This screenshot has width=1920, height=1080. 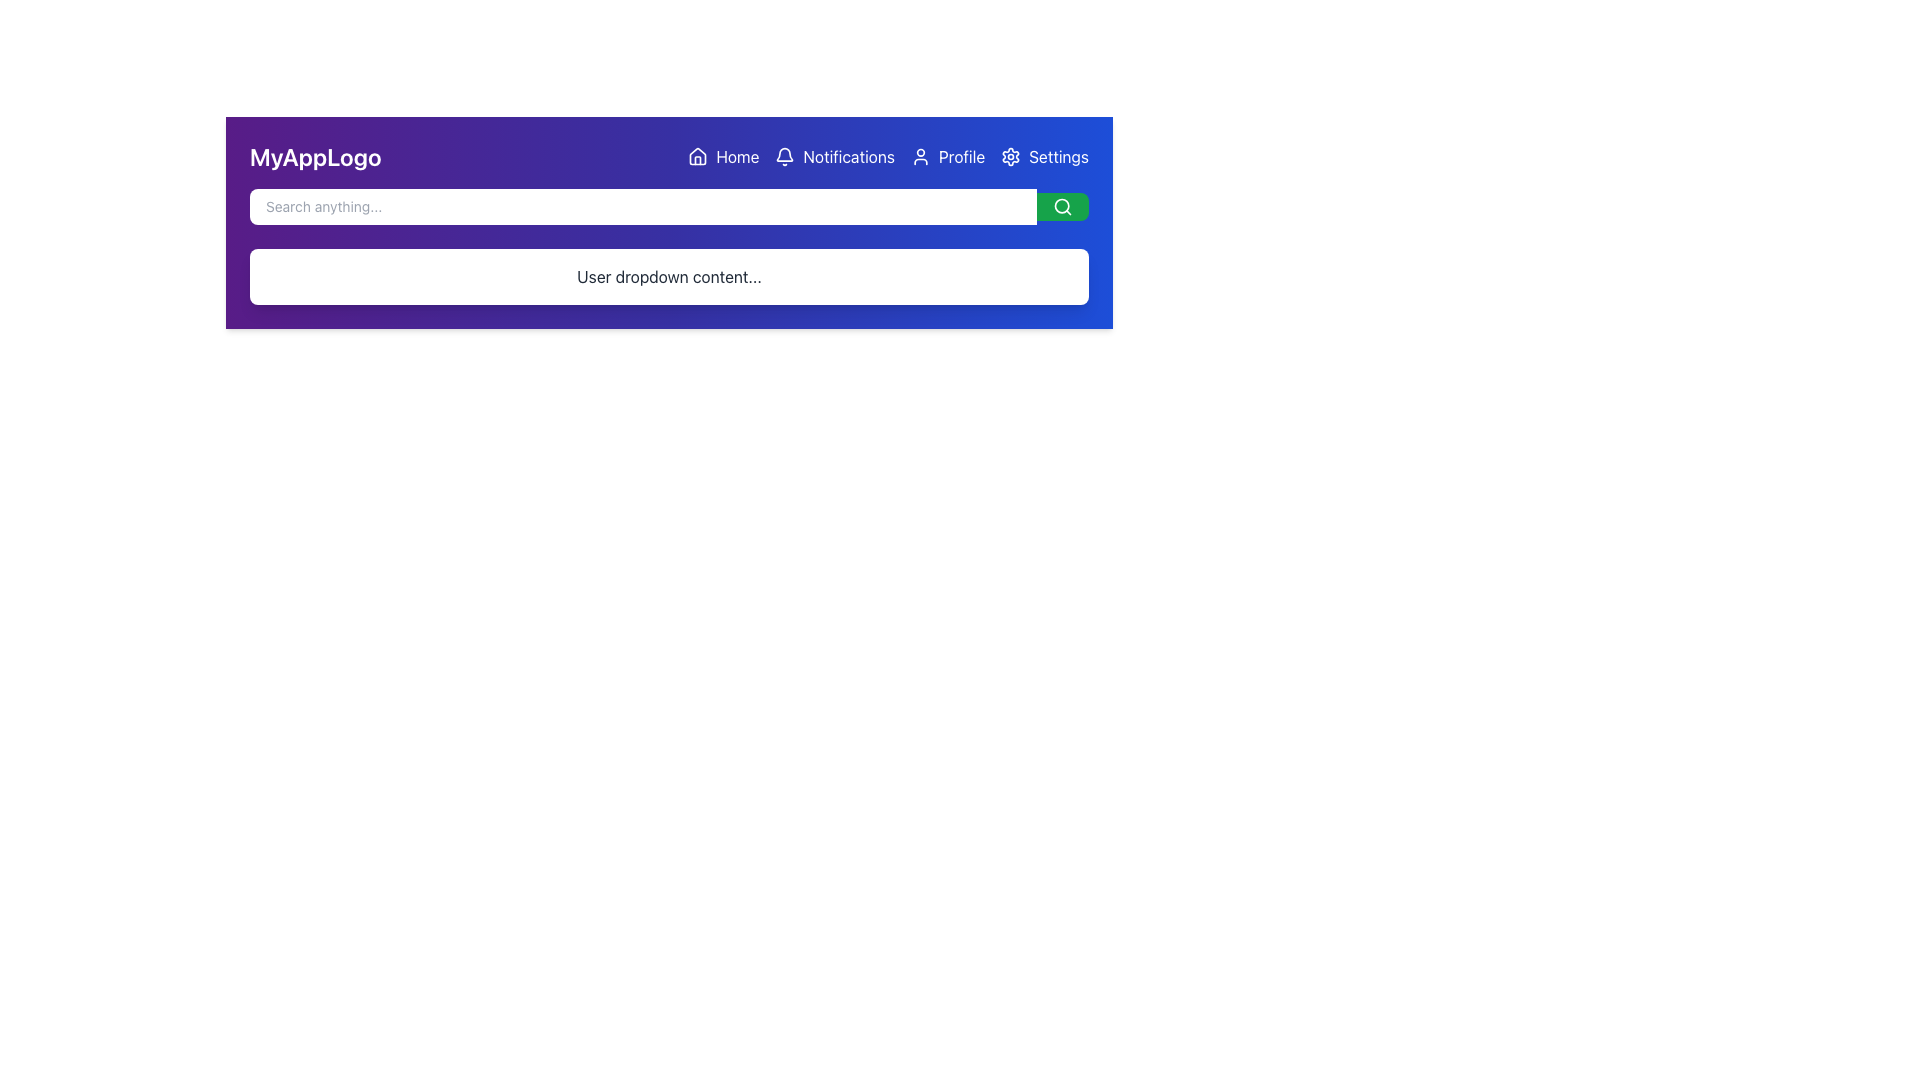 I want to click on the green magnifying glass icon with a white outline, which is located at the far right of the green button adjacent to the search input field, so click(x=1061, y=207).